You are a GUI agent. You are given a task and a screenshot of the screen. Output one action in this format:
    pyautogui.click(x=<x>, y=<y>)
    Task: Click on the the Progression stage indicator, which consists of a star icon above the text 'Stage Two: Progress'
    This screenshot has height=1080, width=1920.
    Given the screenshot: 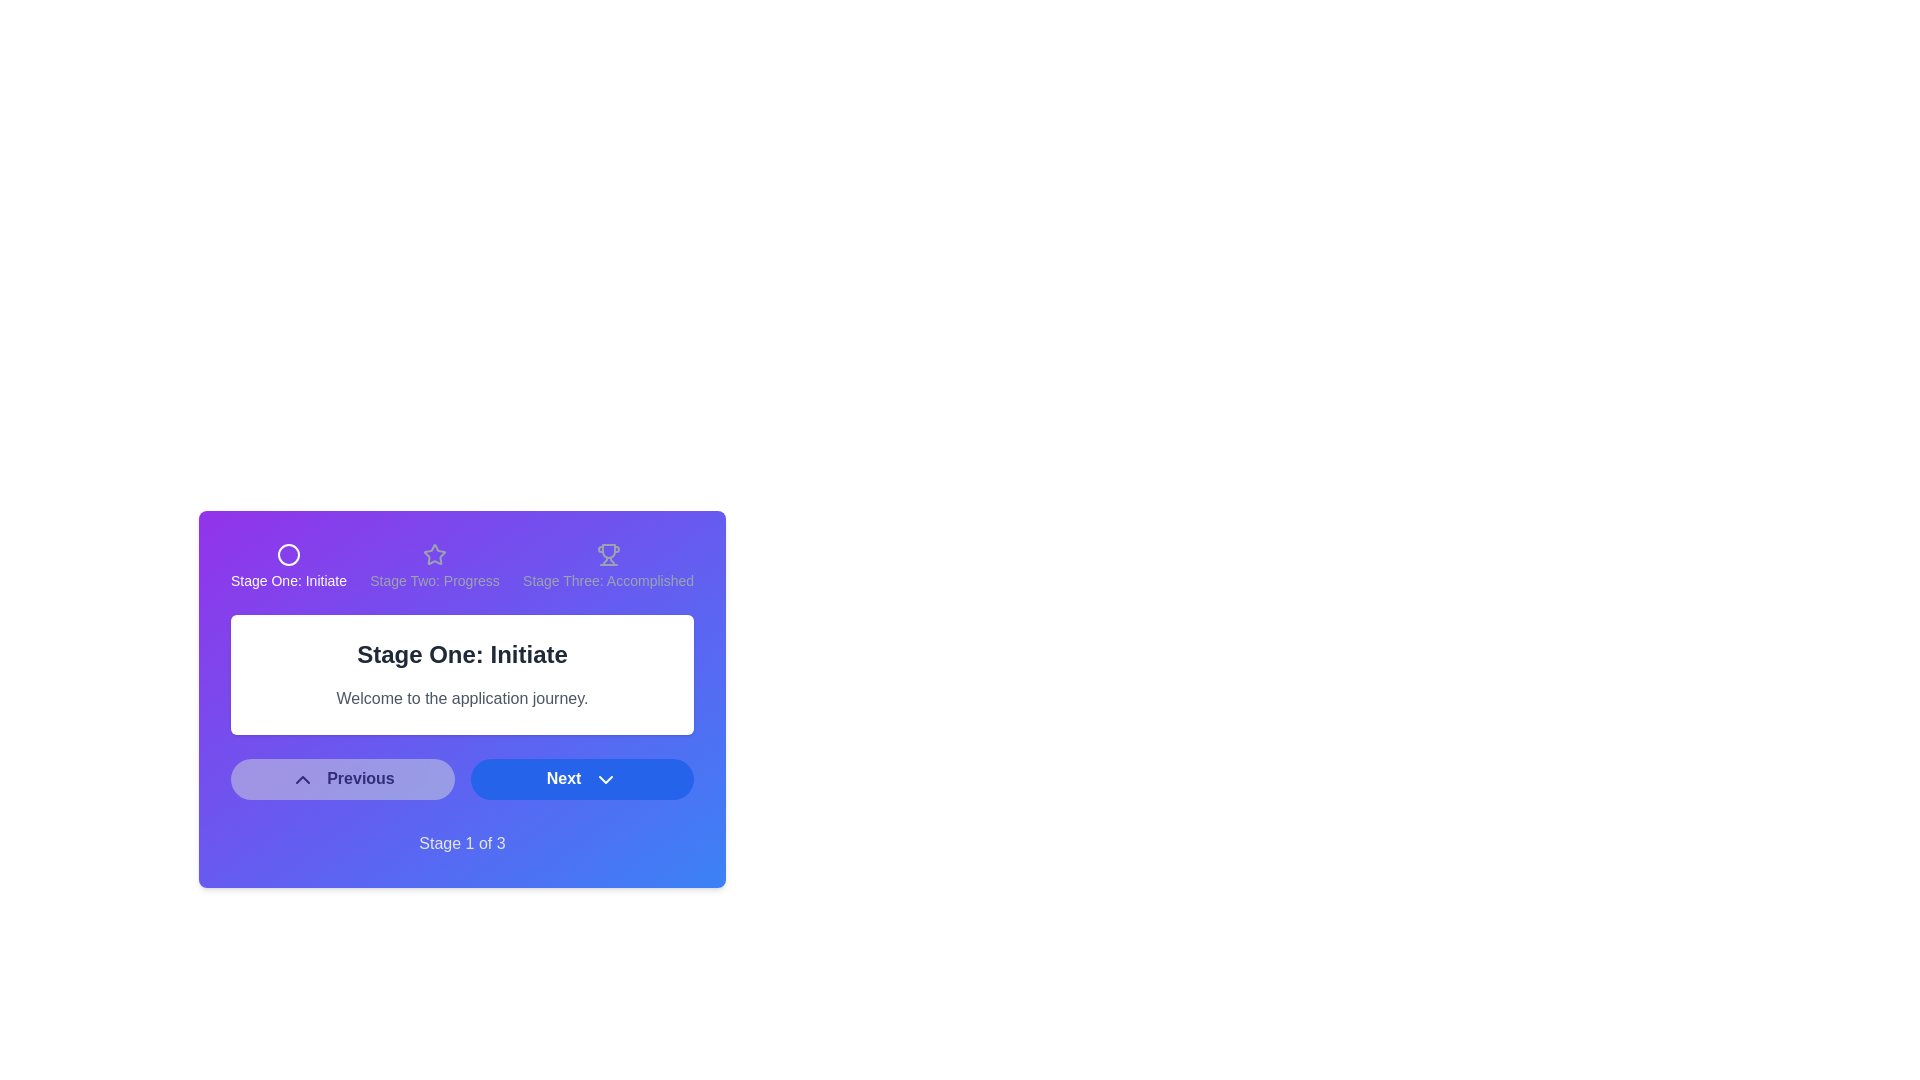 What is the action you would take?
    pyautogui.click(x=434, y=567)
    